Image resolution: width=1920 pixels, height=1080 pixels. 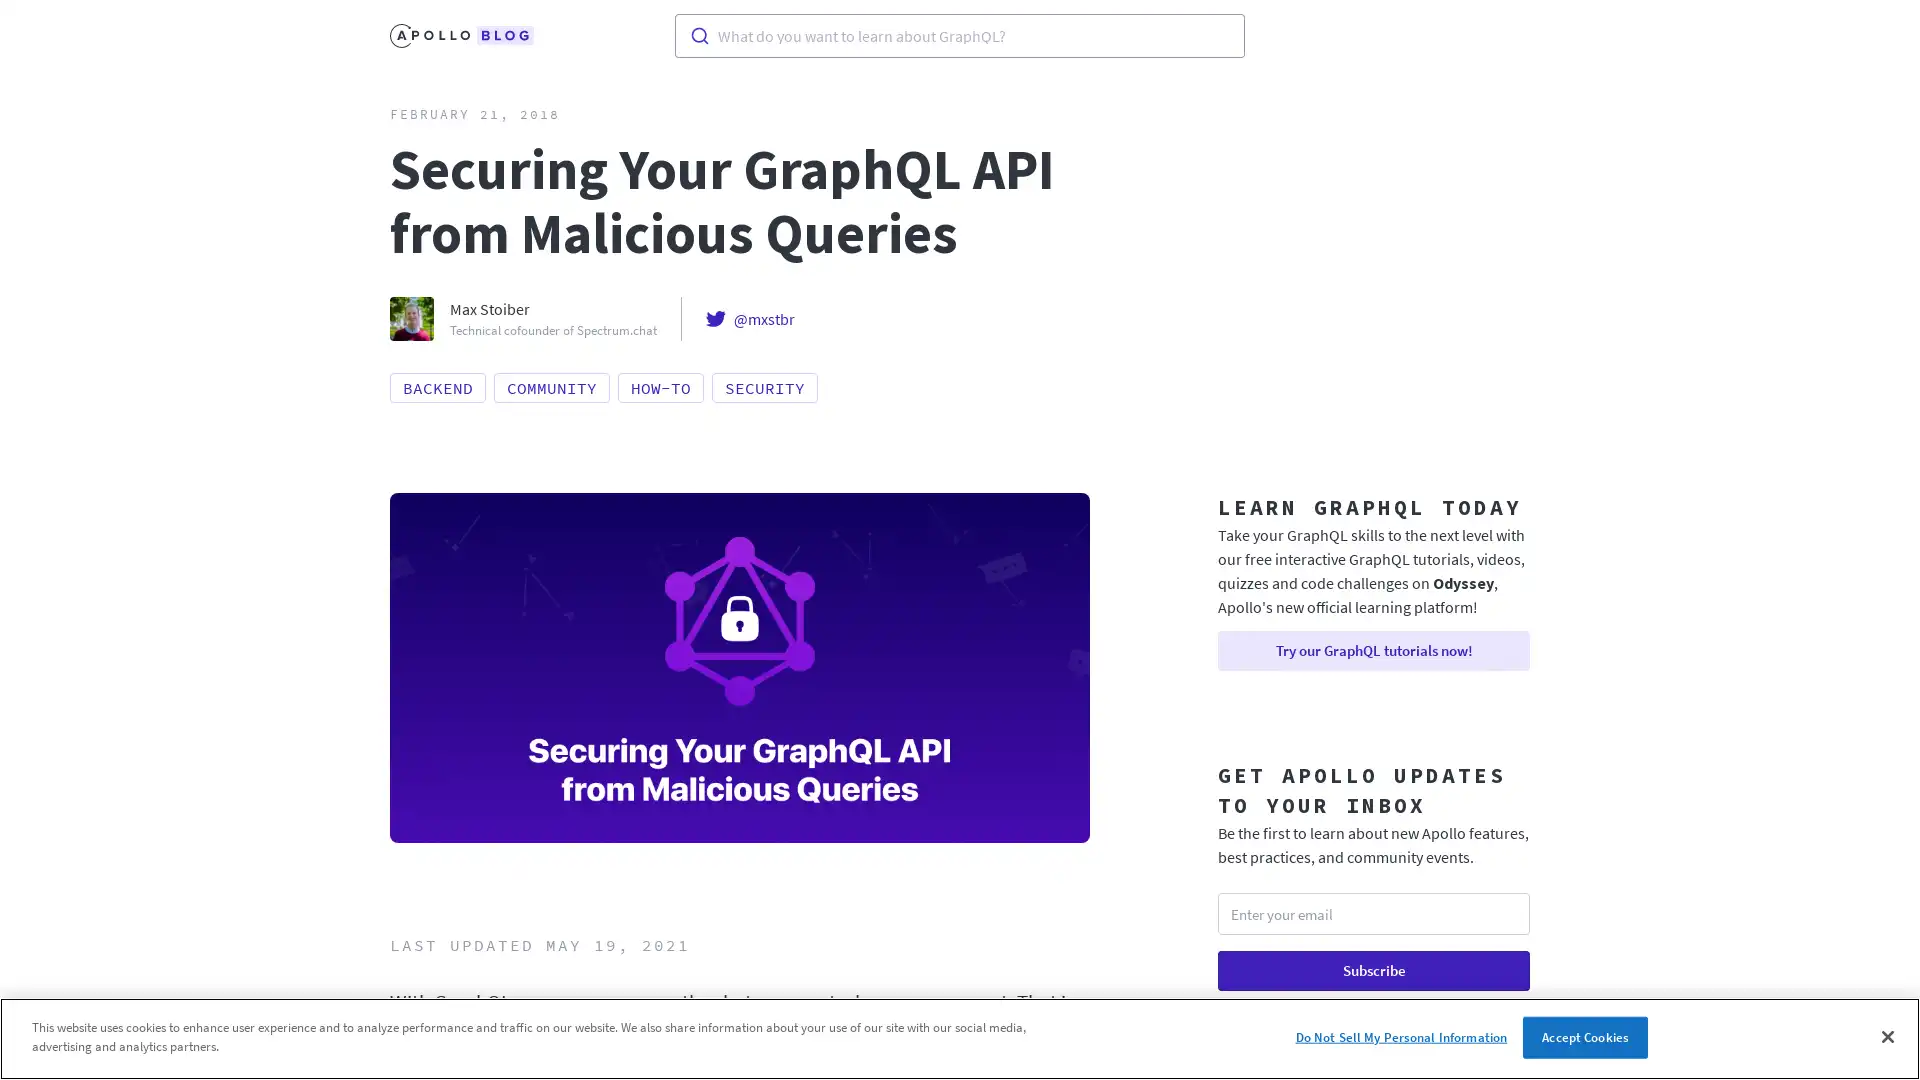 What do you see at coordinates (960, 35) in the screenshot?
I see `What do you want to learn about GraphQL?` at bounding box center [960, 35].